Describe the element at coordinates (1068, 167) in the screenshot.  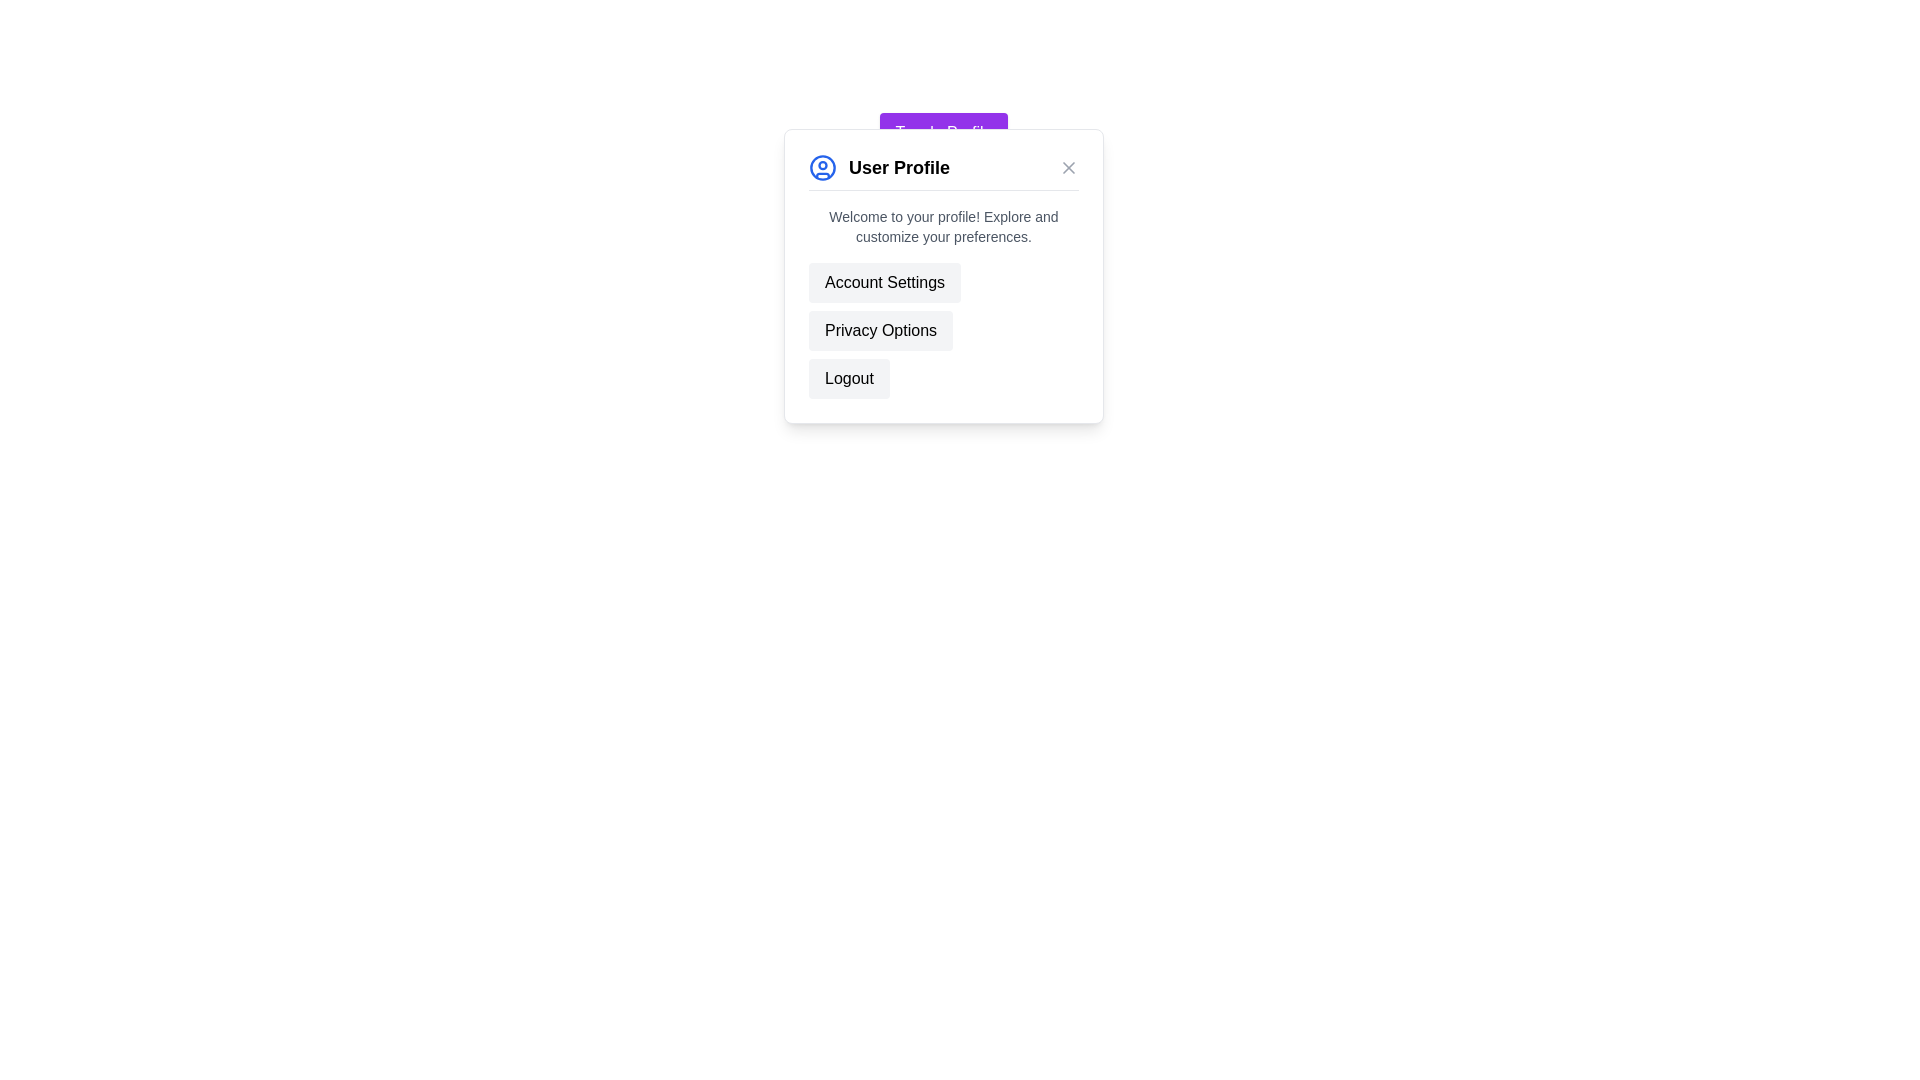
I see `the close button located in the top-right corner of the 'User Profile' modal` at that location.